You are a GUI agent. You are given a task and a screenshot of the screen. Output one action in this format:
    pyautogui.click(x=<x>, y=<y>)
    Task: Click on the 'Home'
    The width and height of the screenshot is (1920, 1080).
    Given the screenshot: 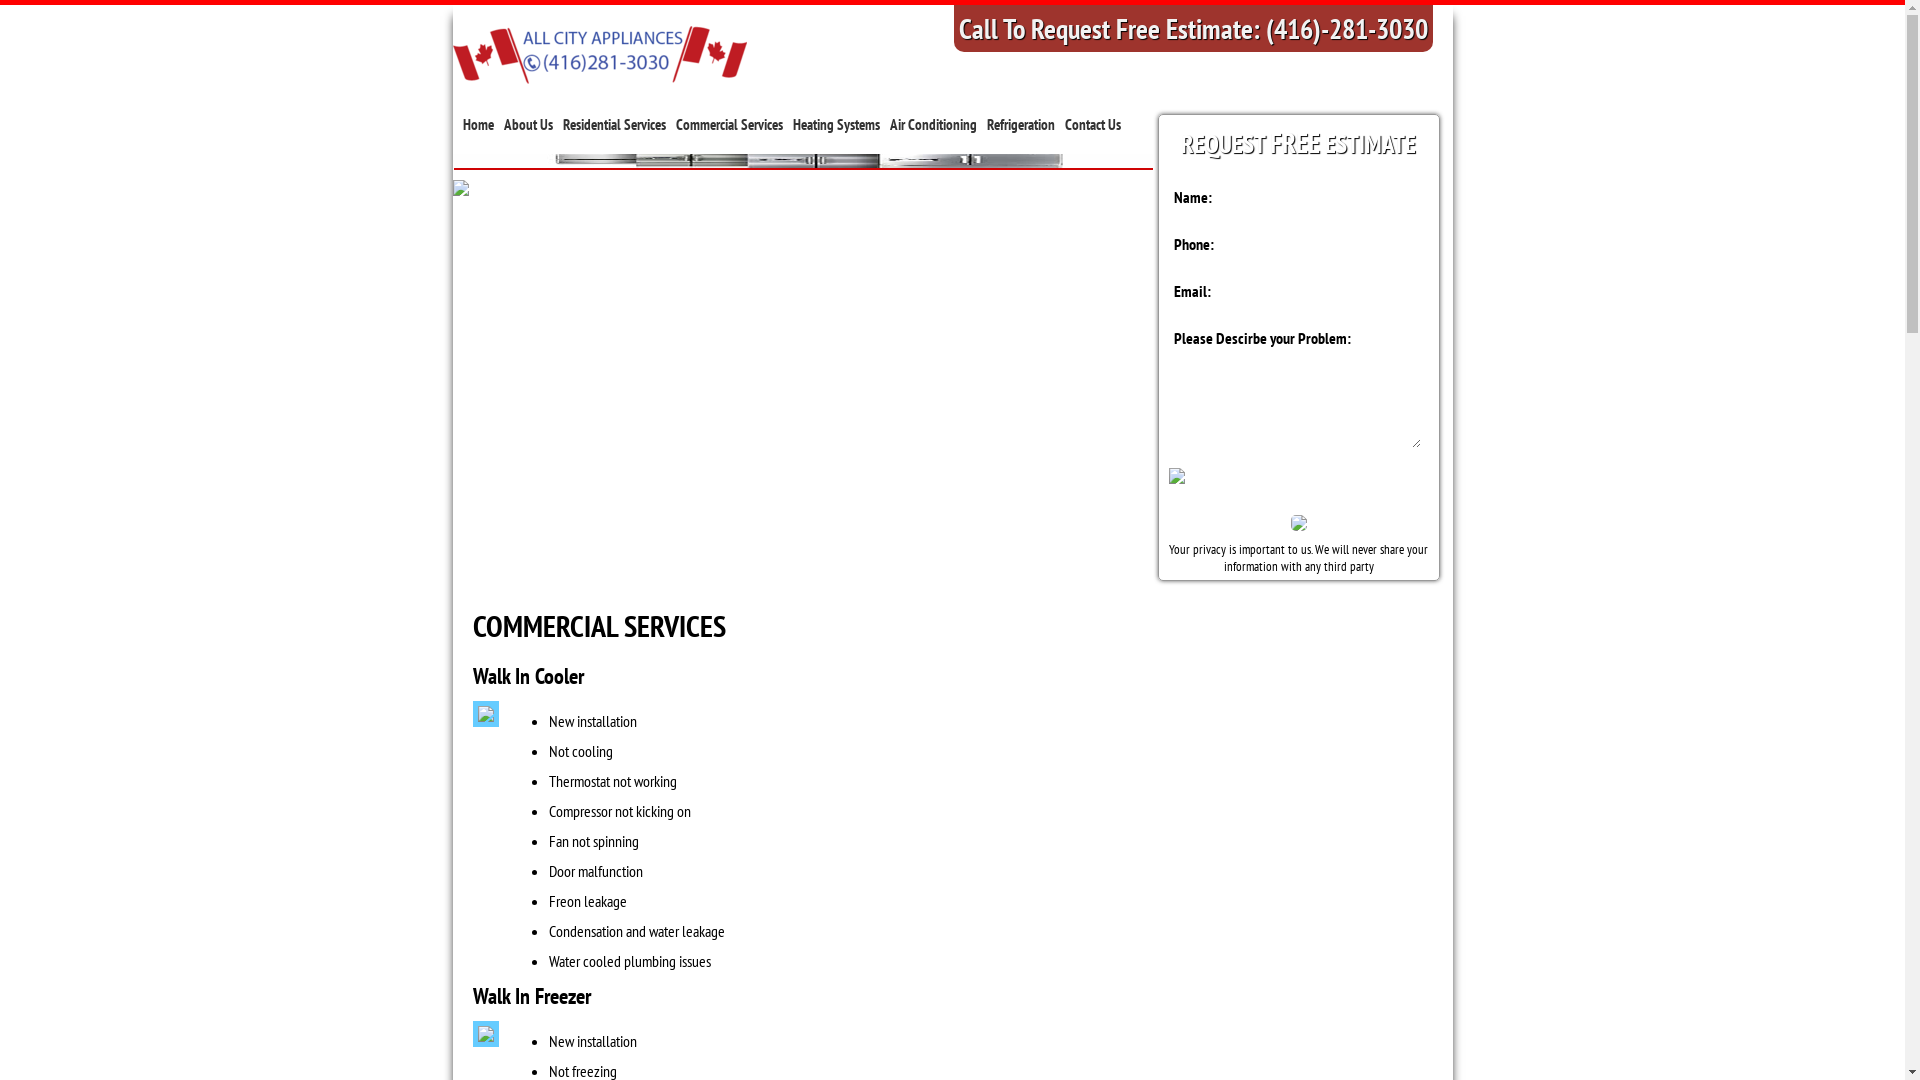 What is the action you would take?
    pyautogui.click(x=476, y=124)
    